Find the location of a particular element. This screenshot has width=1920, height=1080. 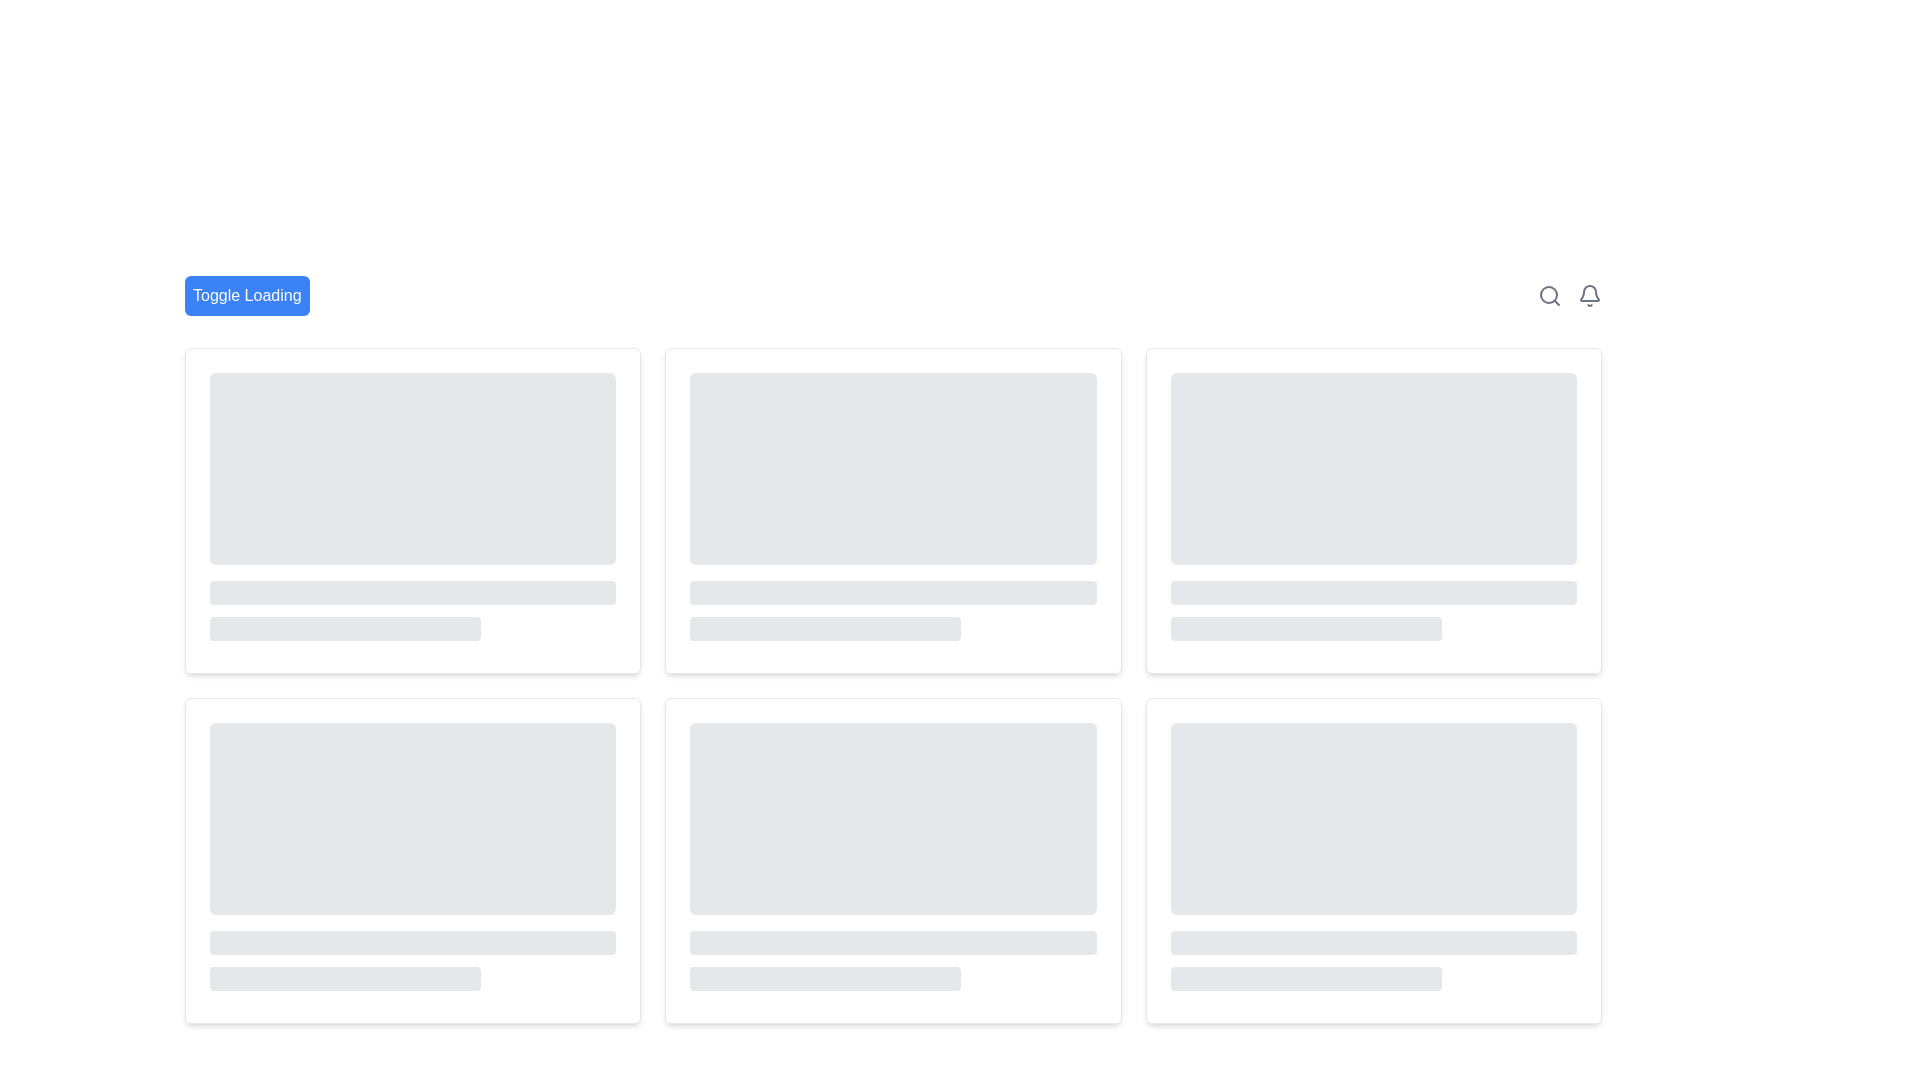

Placeholder card located in the bottom-left corner of the grid for debugging purposes is located at coordinates (412, 859).